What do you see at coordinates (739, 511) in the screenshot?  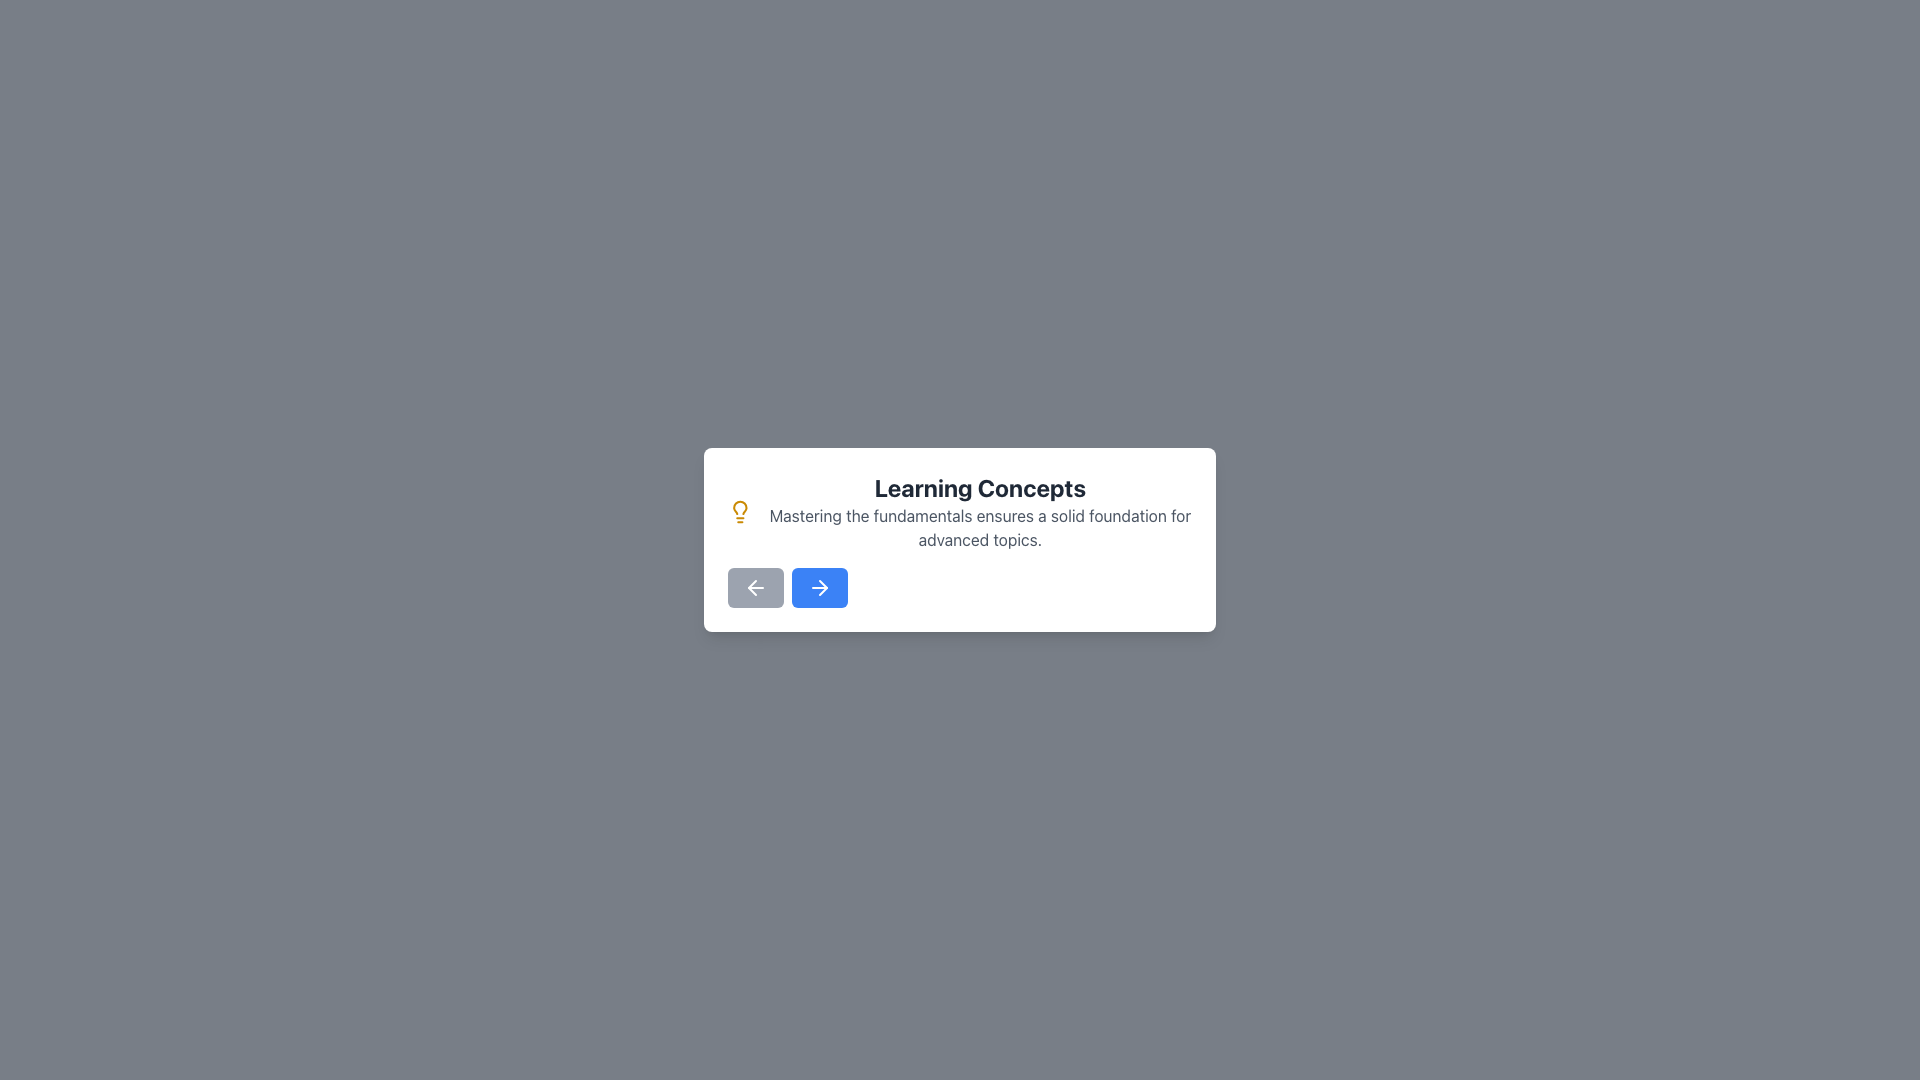 I see `the lightbulb icon, which is yellow and located to the left of the 'Learning Concepts' text, serving as a visual marker for the heading` at bounding box center [739, 511].